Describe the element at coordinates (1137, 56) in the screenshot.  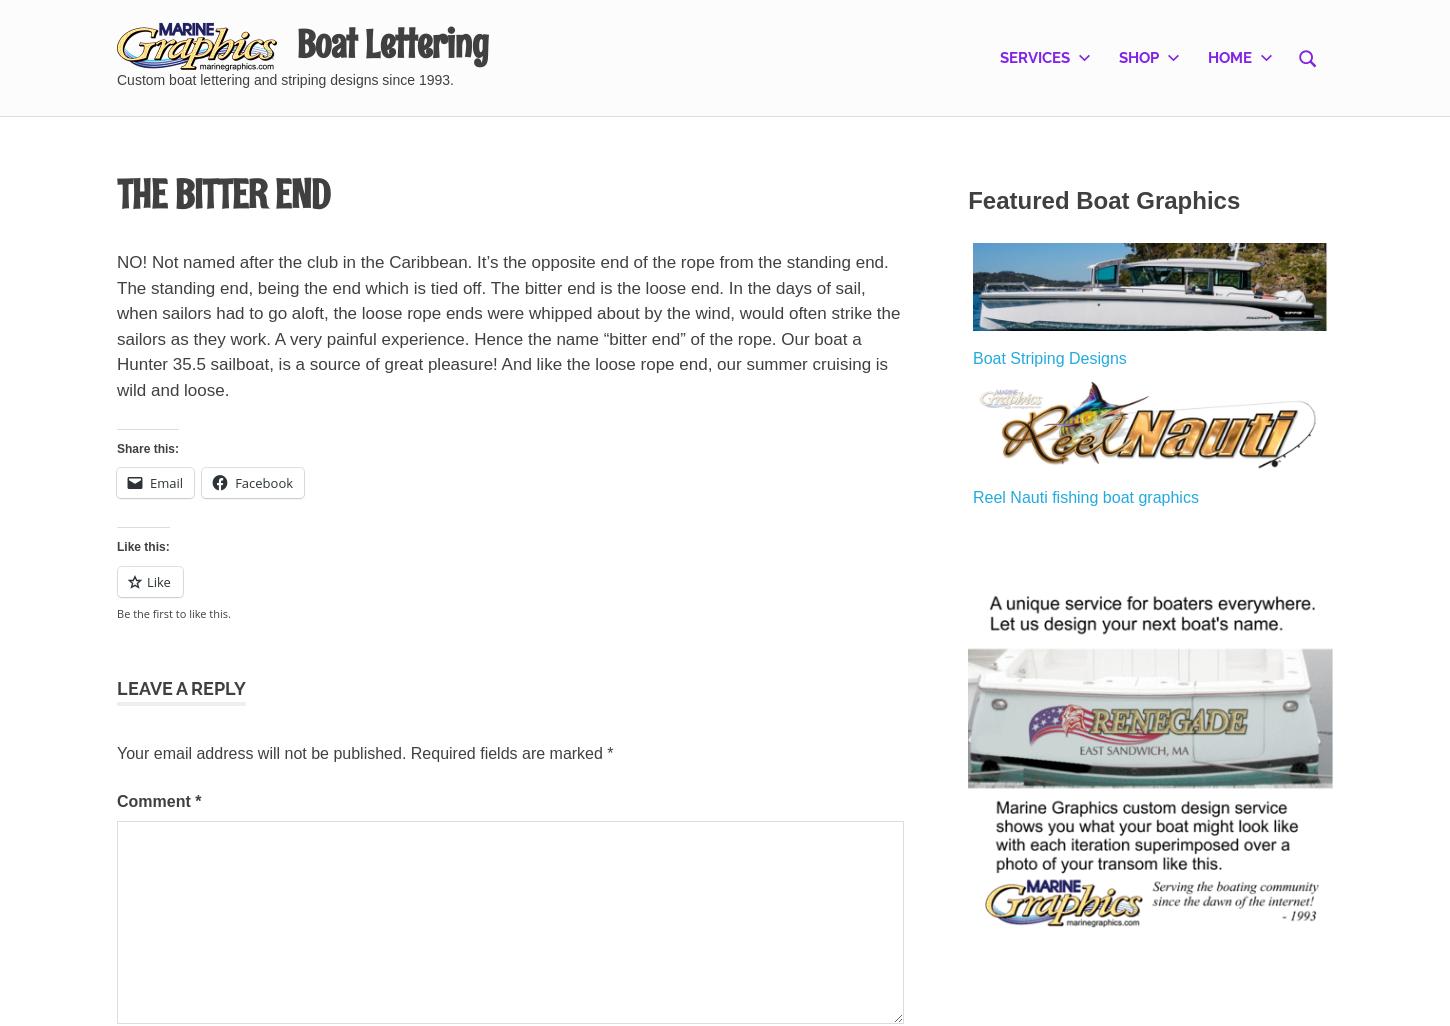
I see `'Shop'` at that location.